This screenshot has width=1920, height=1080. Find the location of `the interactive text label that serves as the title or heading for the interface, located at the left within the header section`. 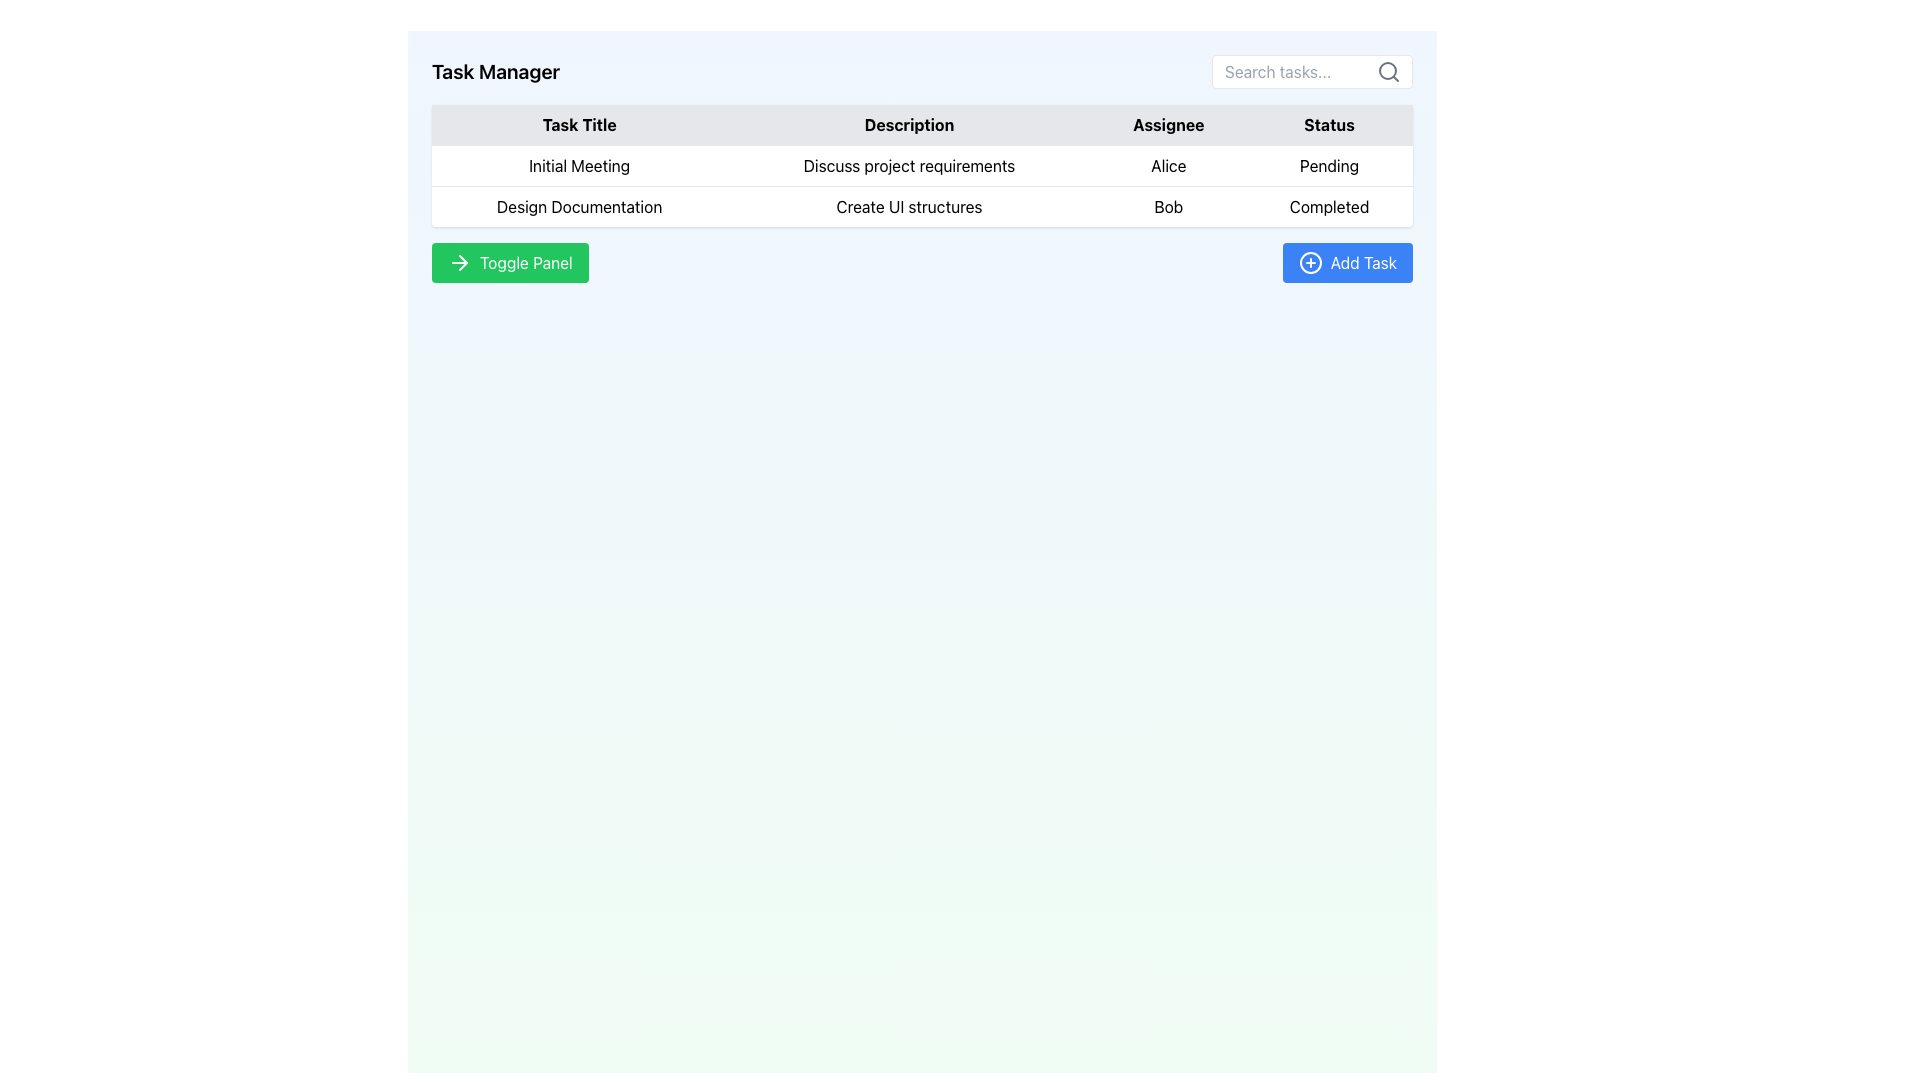

the interactive text label that serves as the title or heading for the interface, located at the left within the header section is located at coordinates (496, 71).